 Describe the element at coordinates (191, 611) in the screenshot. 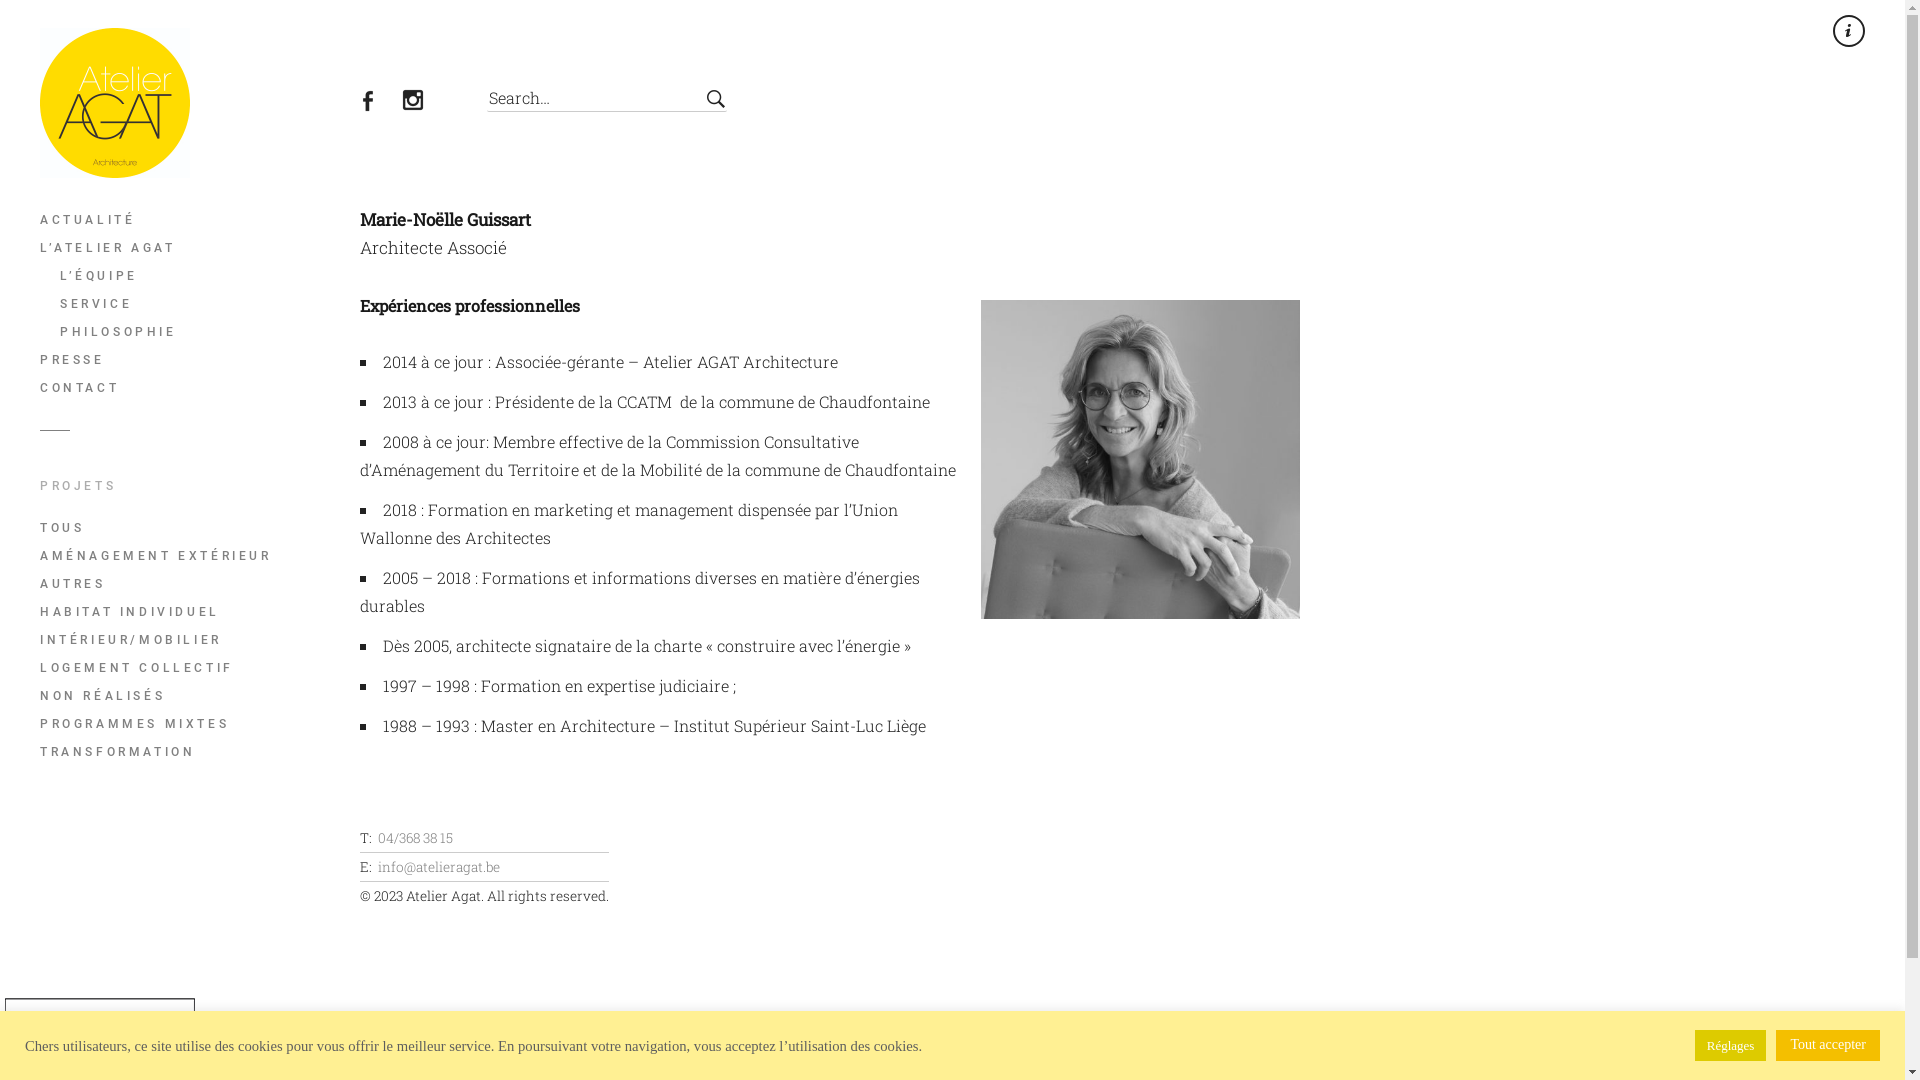

I see `'HABITAT INDIVIDUEL'` at that location.